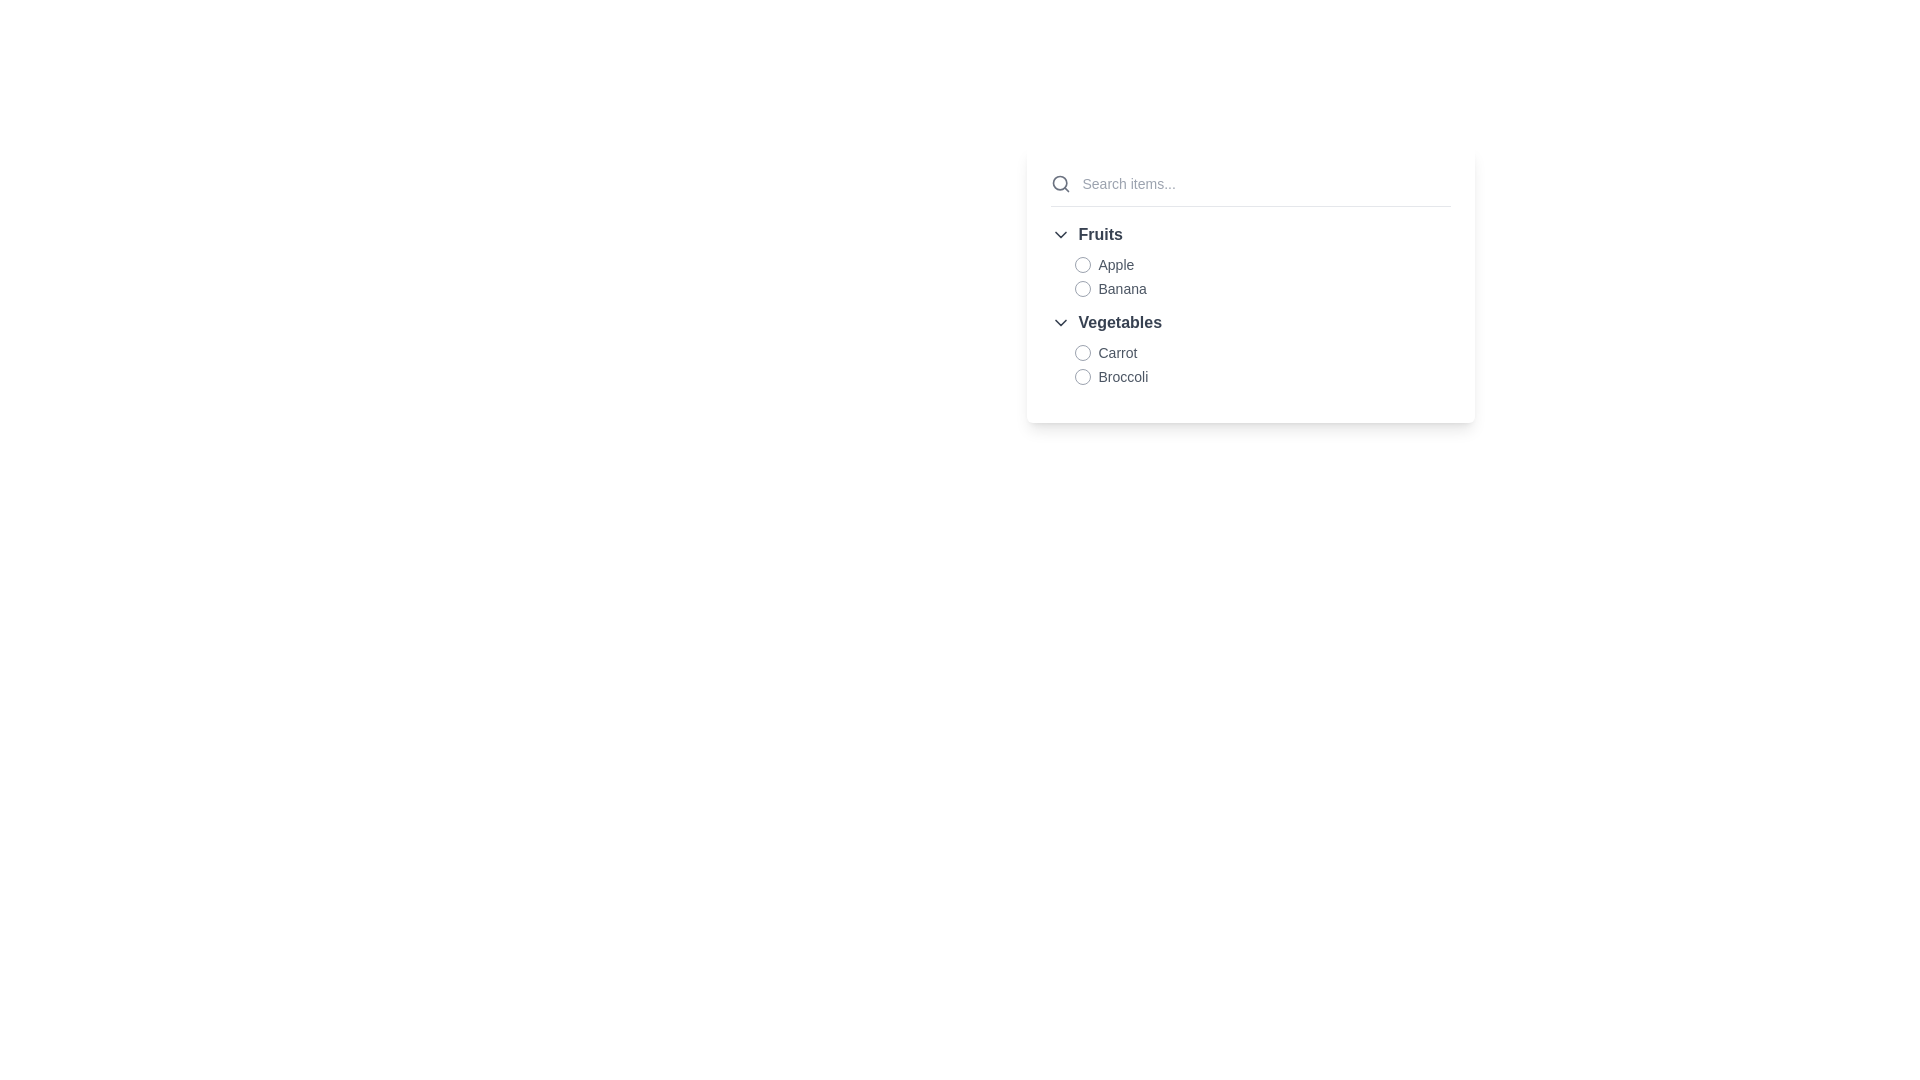 The height and width of the screenshot is (1080, 1920). What do you see at coordinates (1099, 234) in the screenshot?
I see `the text label reading 'Fruits', which is styled in bold gray font and serves as a section header in the dropdown list` at bounding box center [1099, 234].